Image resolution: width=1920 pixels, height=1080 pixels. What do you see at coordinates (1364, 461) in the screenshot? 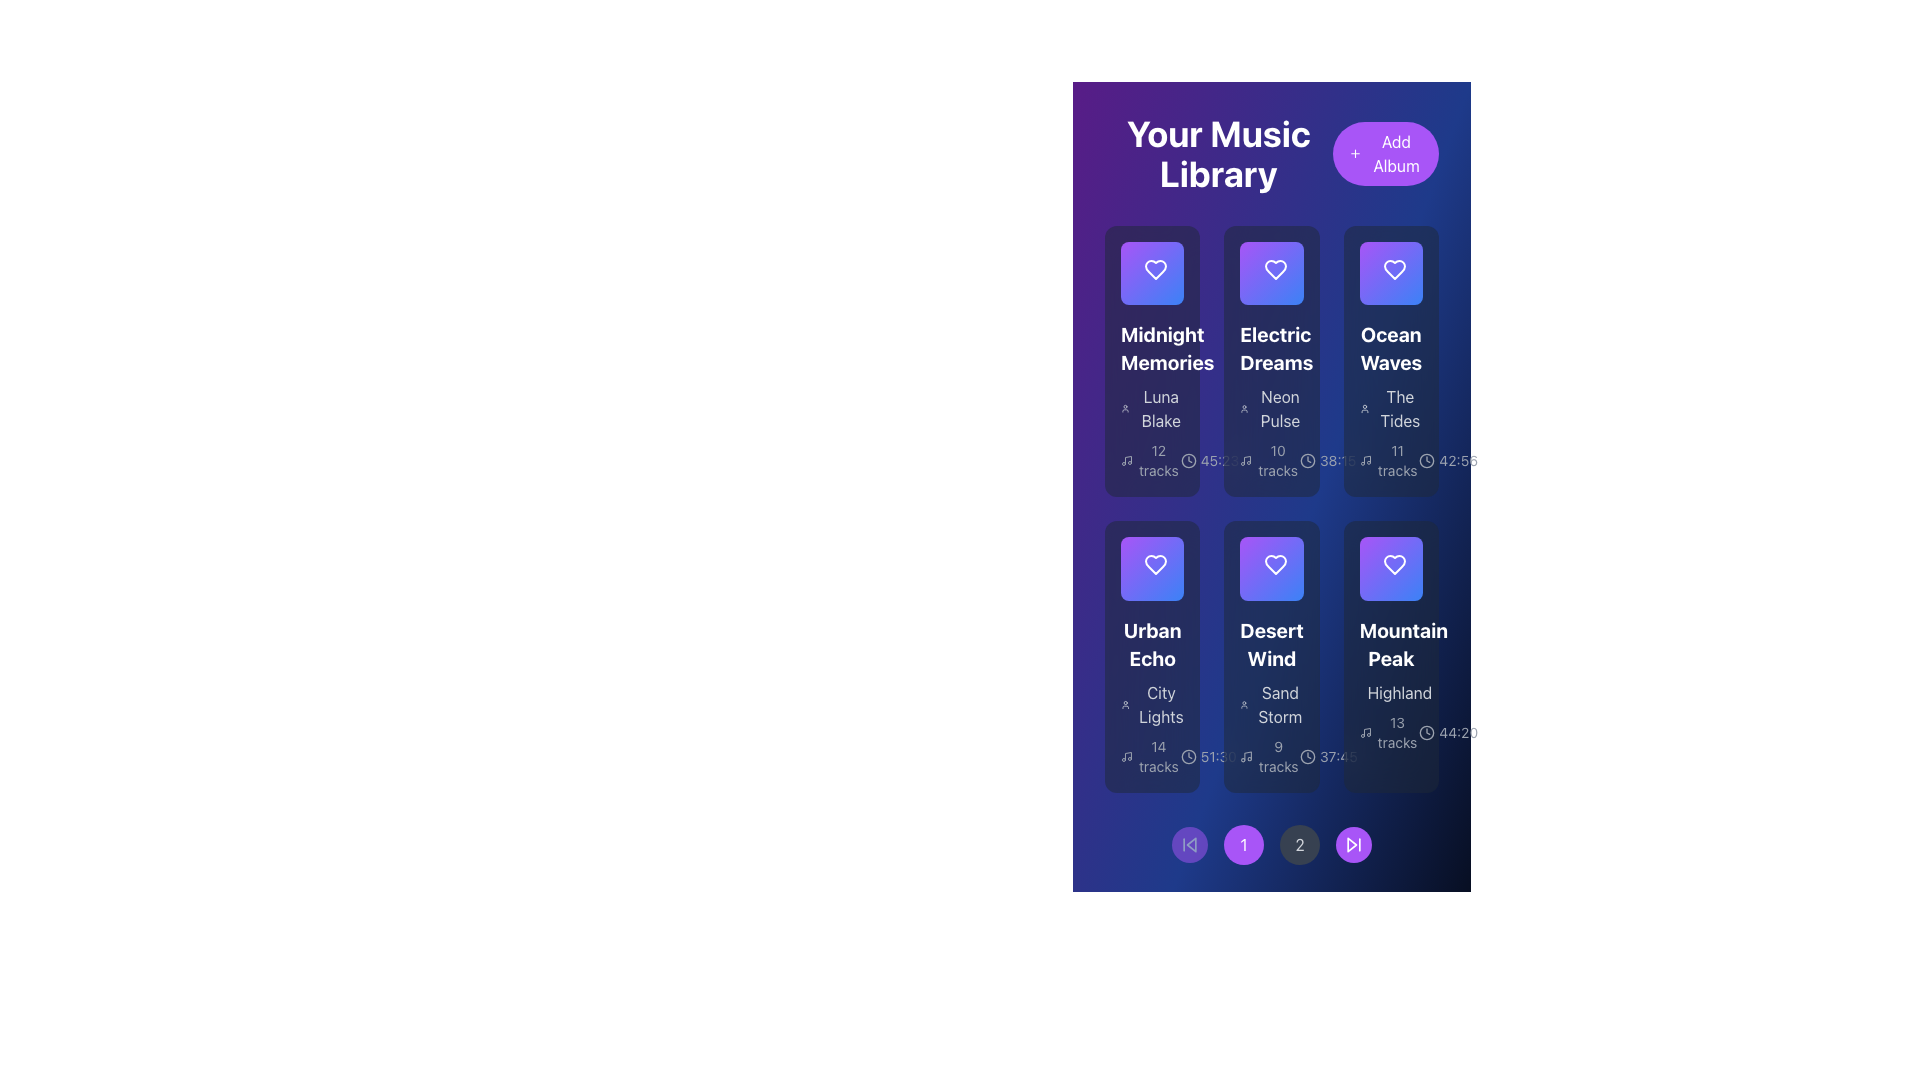
I see `the music icon adjacent to the '11 tracks' text in the 'Ocean Waves' grid card within 'Your Music Library'` at bounding box center [1364, 461].